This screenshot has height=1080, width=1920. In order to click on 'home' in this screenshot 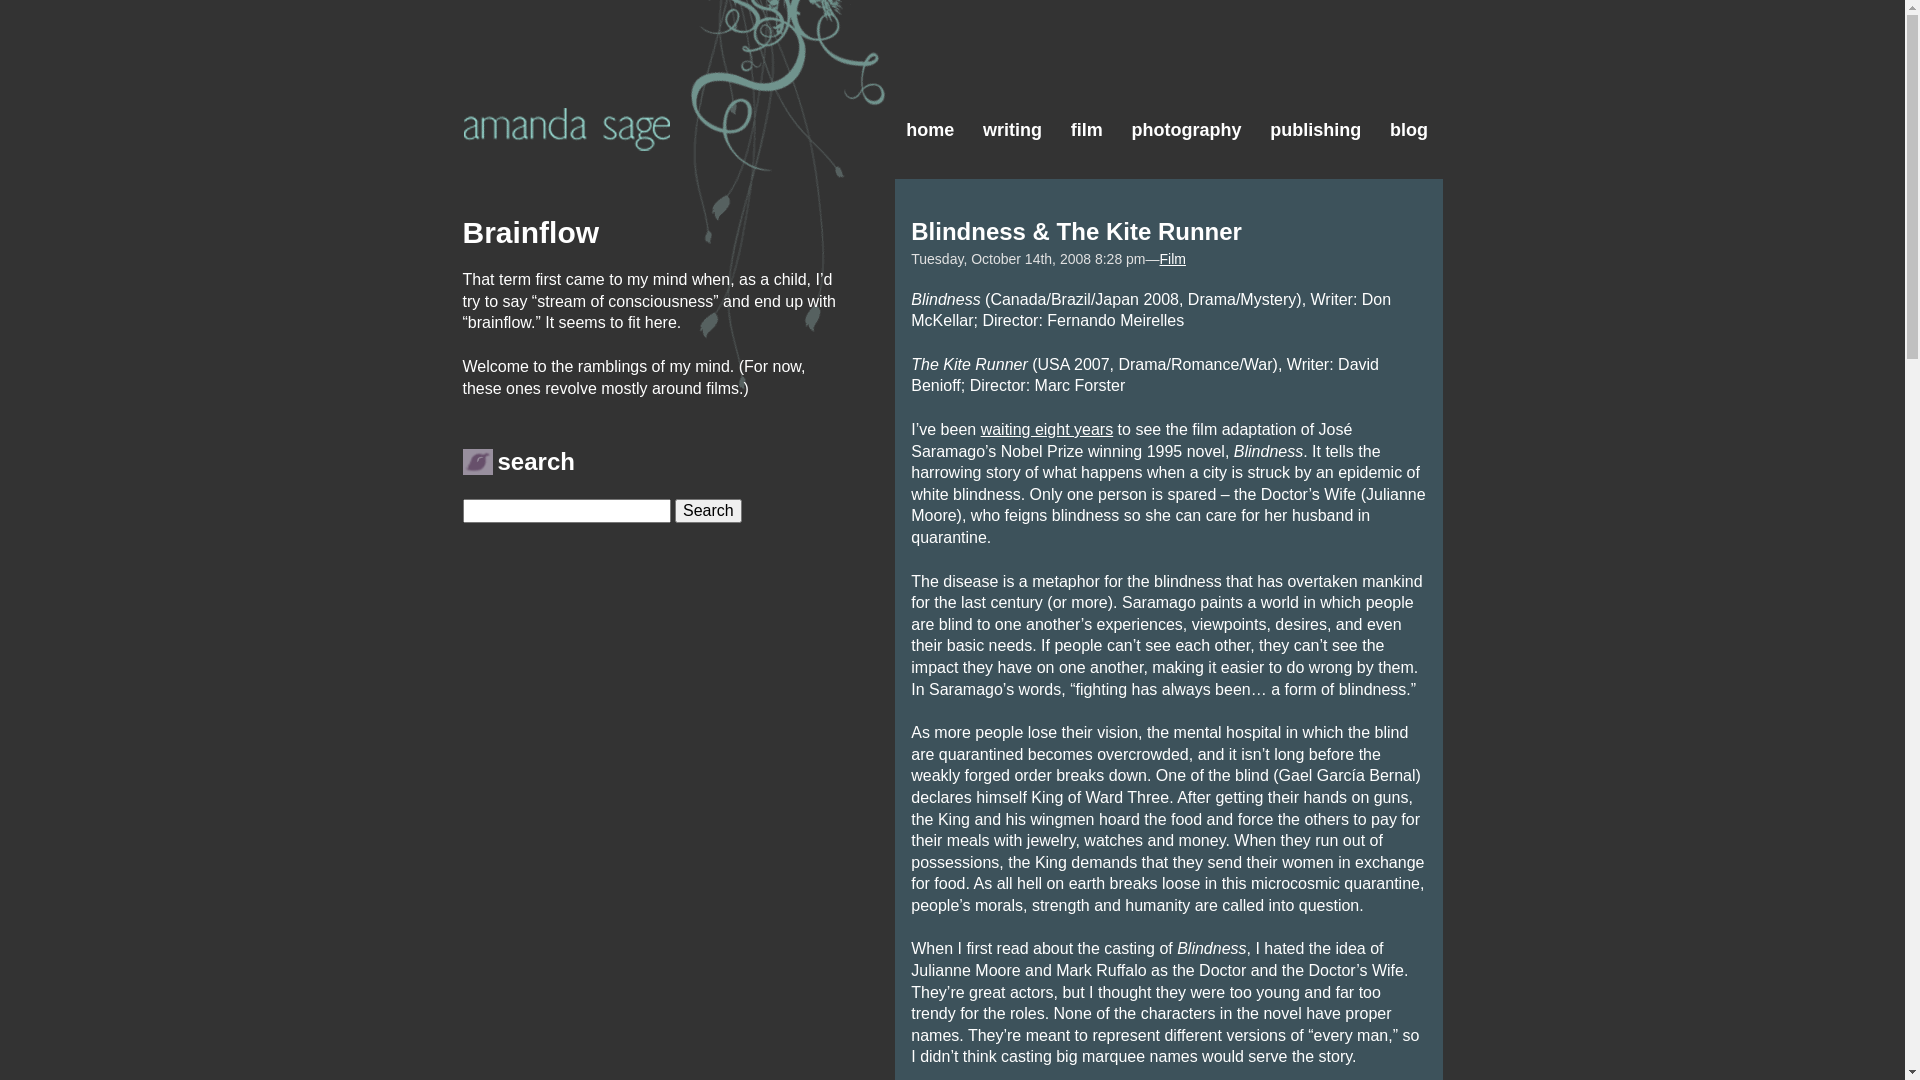, I will do `click(929, 80)`.